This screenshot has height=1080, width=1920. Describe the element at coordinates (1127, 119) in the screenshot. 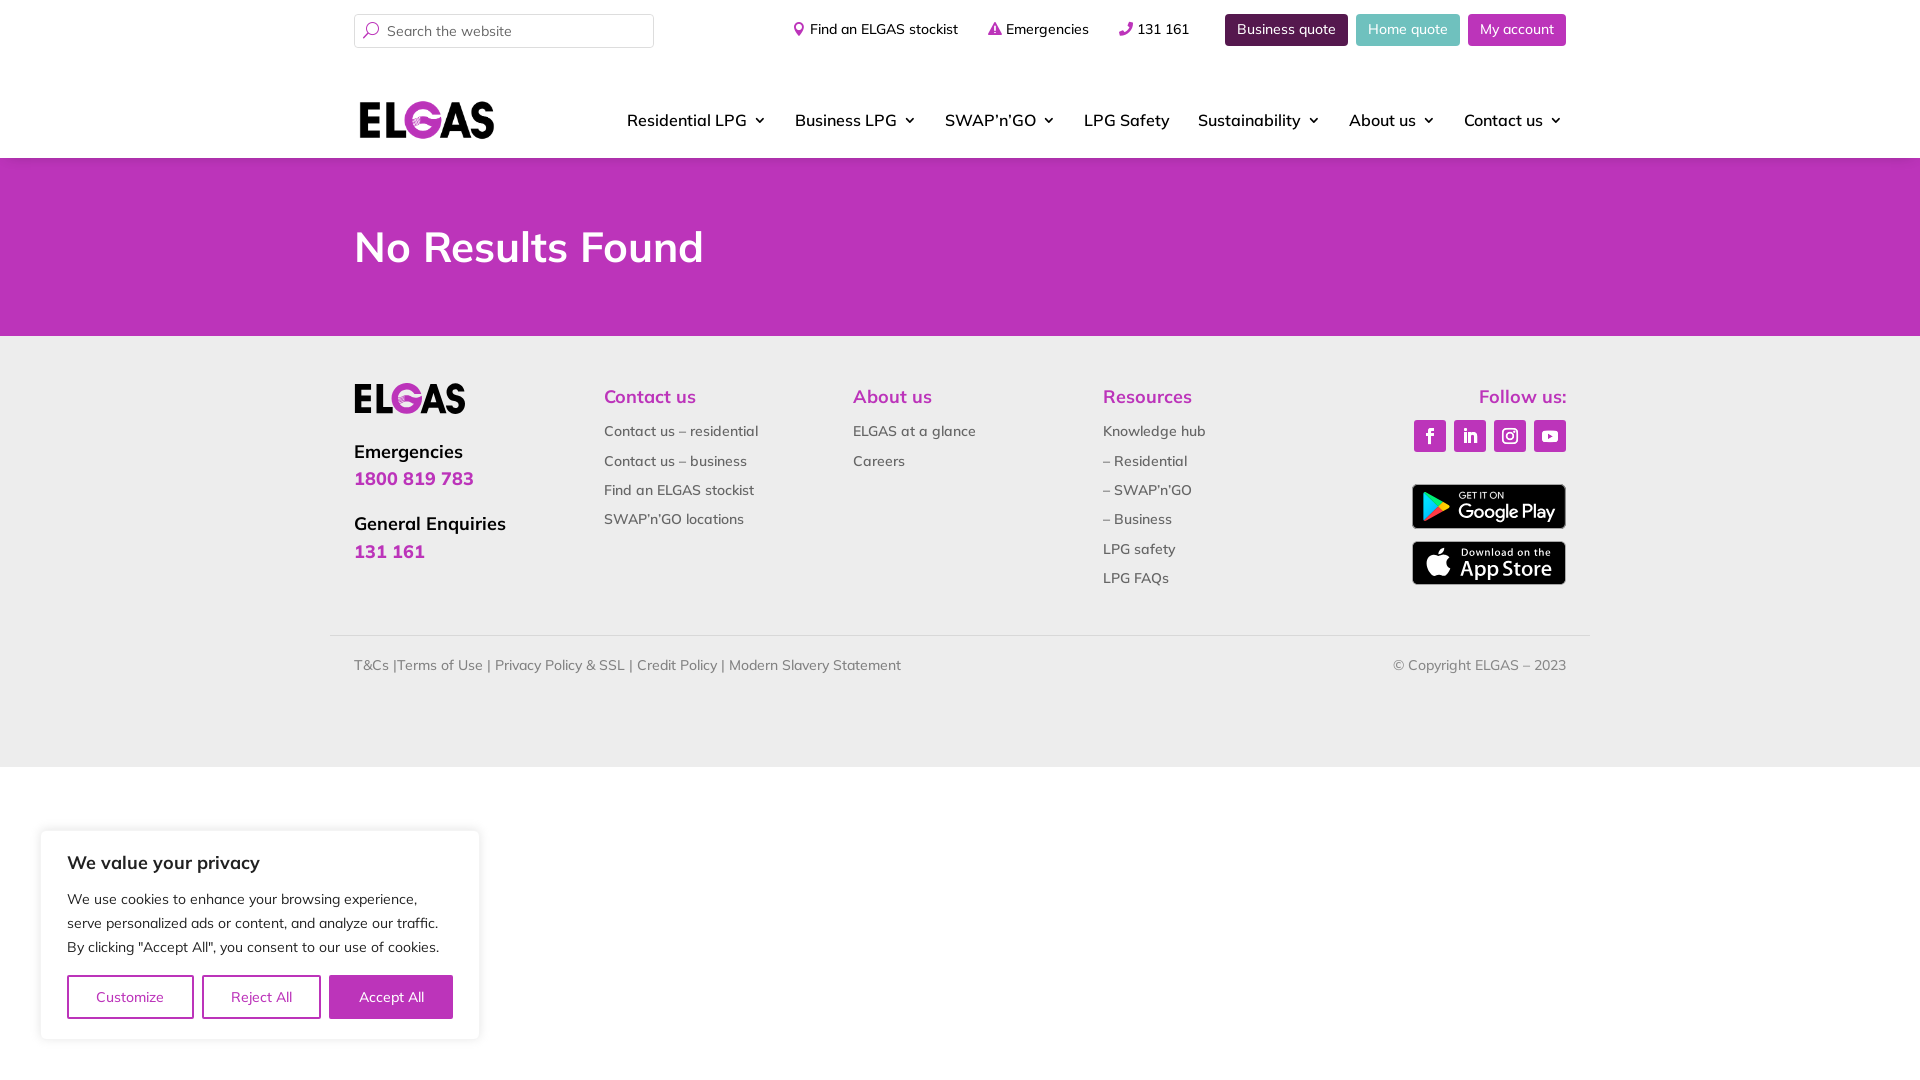

I see `'LPG Safety'` at that location.